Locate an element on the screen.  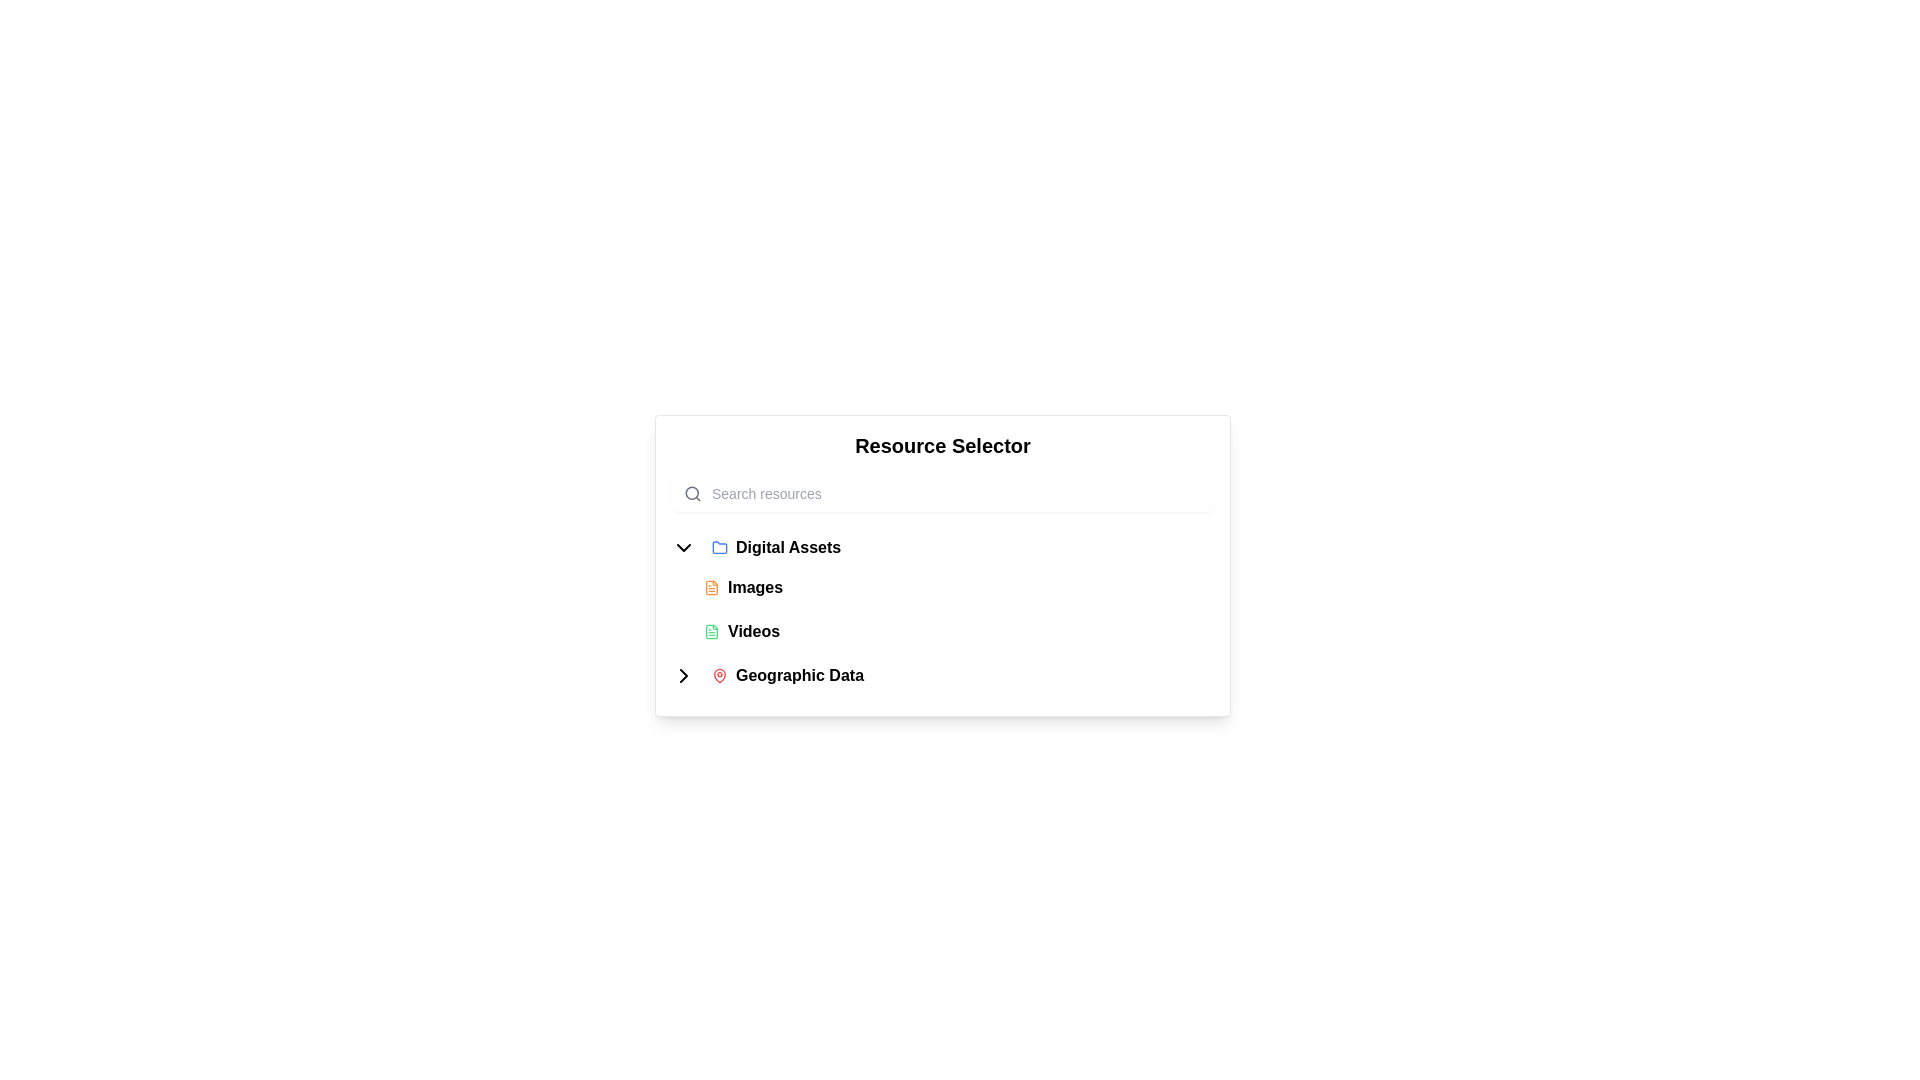
the 'Videos' button in the 'Resource Selector' dropdown menu is located at coordinates (741, 632).